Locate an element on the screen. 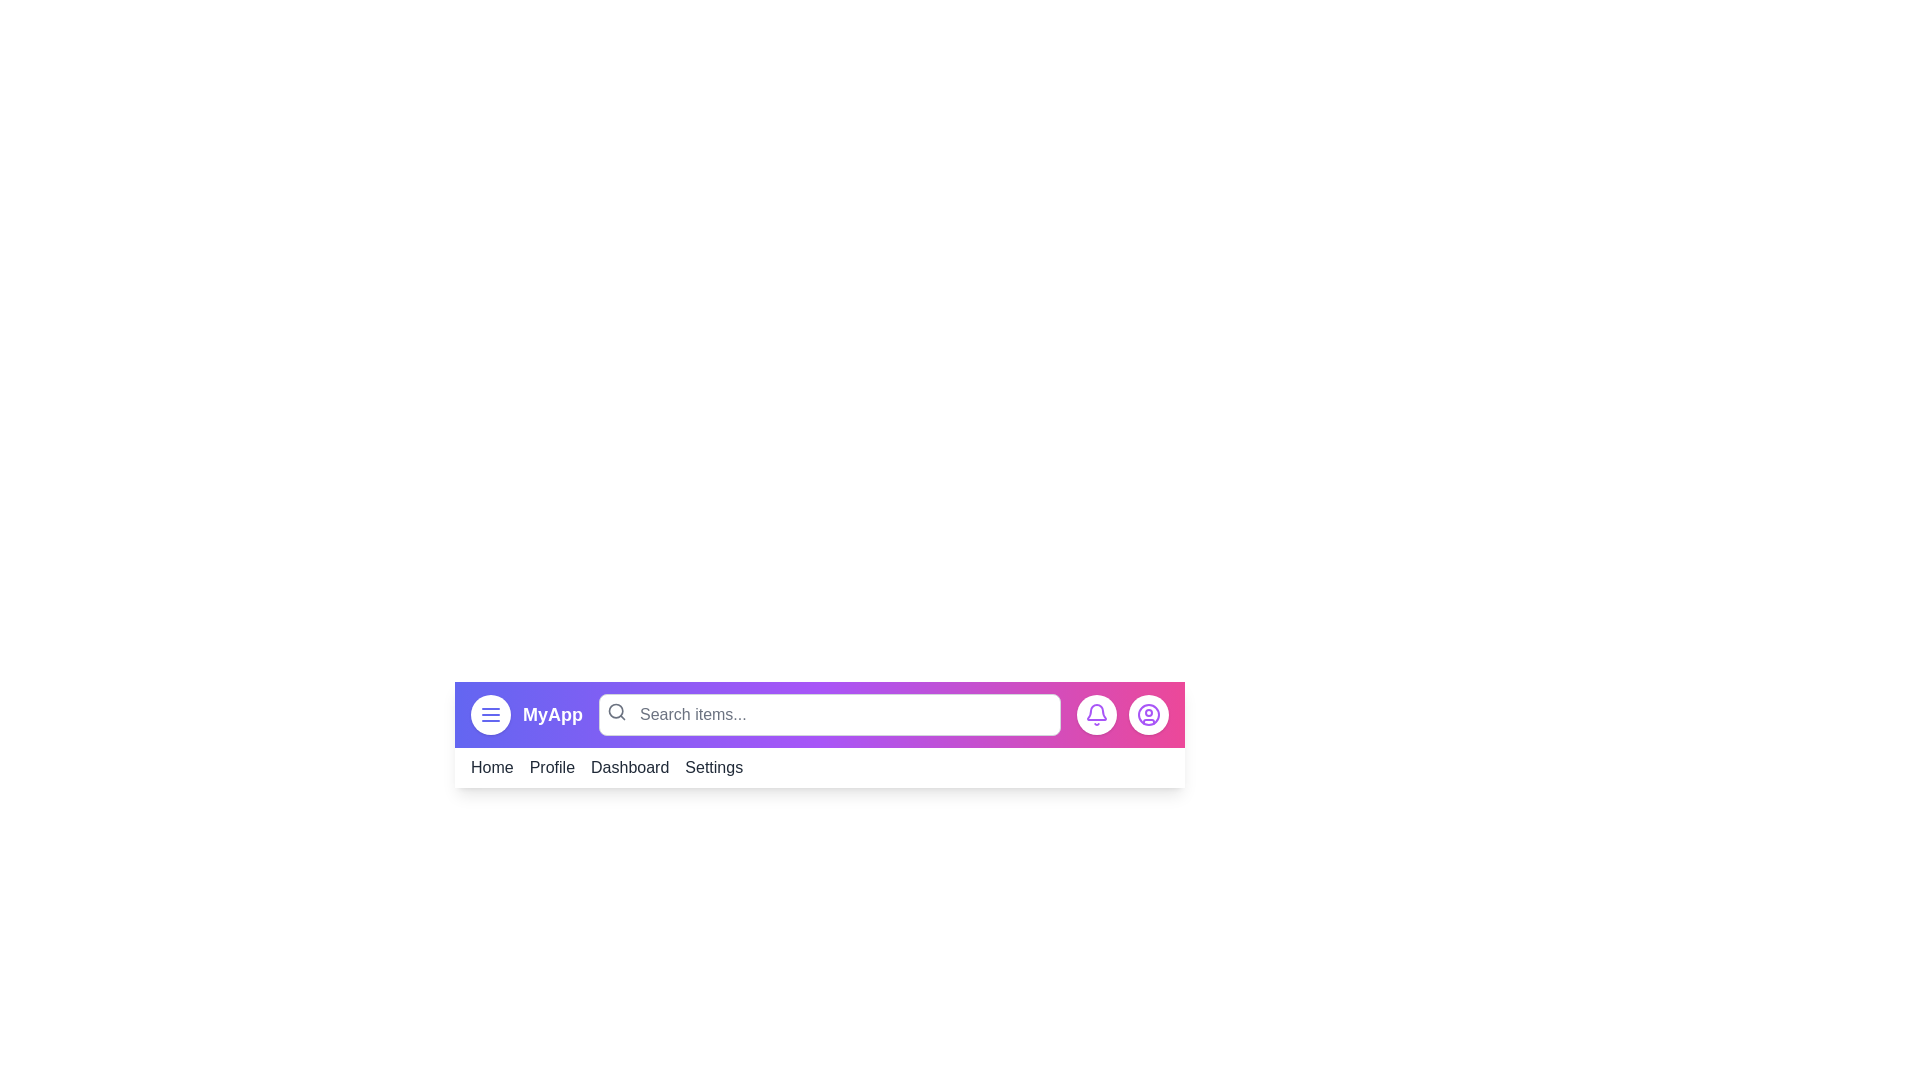 The image size is (1920, 1080). the menu button to toggle the menu visibility is located at coordinates (490, 713).